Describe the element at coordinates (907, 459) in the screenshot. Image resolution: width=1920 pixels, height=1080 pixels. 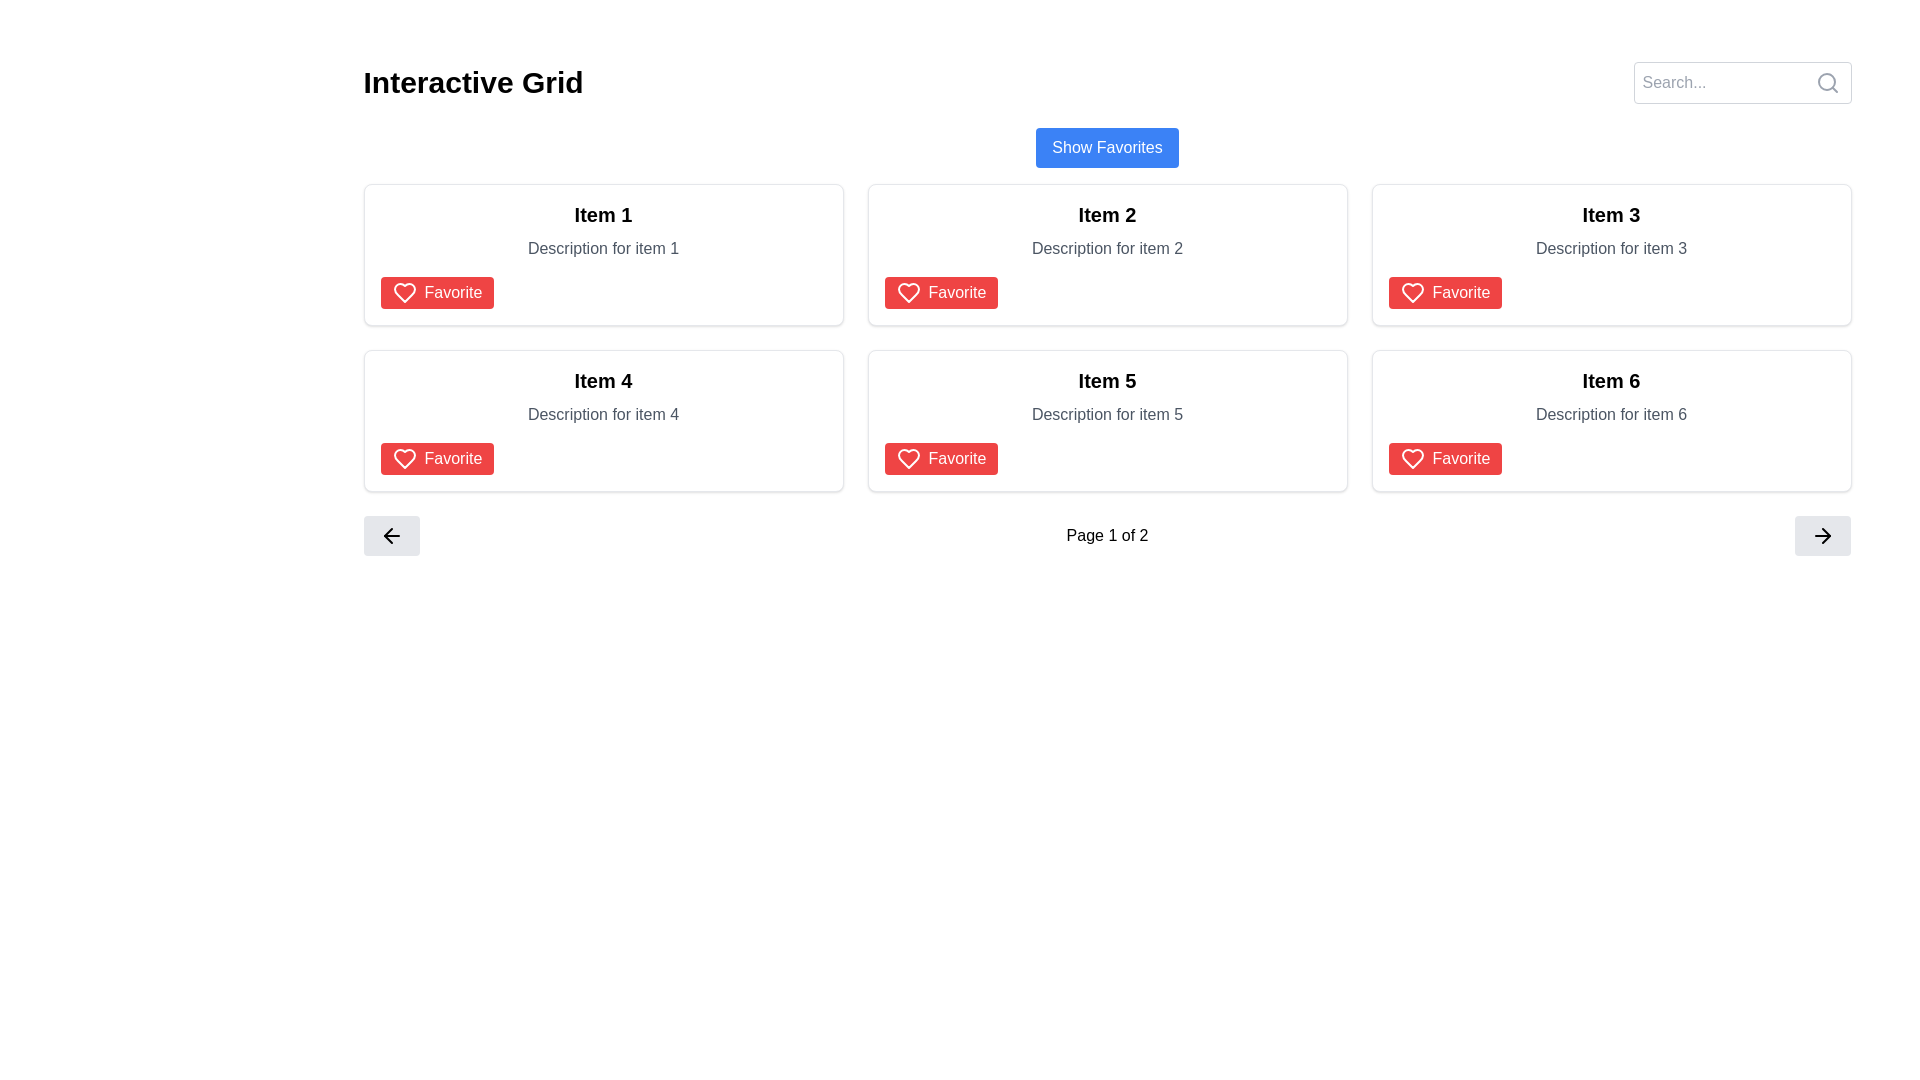
I see `the heart-shaped icon within the 'Favorite' button located at the bottom-left corner of the 'Item 5' card to favorite the item` at that location.